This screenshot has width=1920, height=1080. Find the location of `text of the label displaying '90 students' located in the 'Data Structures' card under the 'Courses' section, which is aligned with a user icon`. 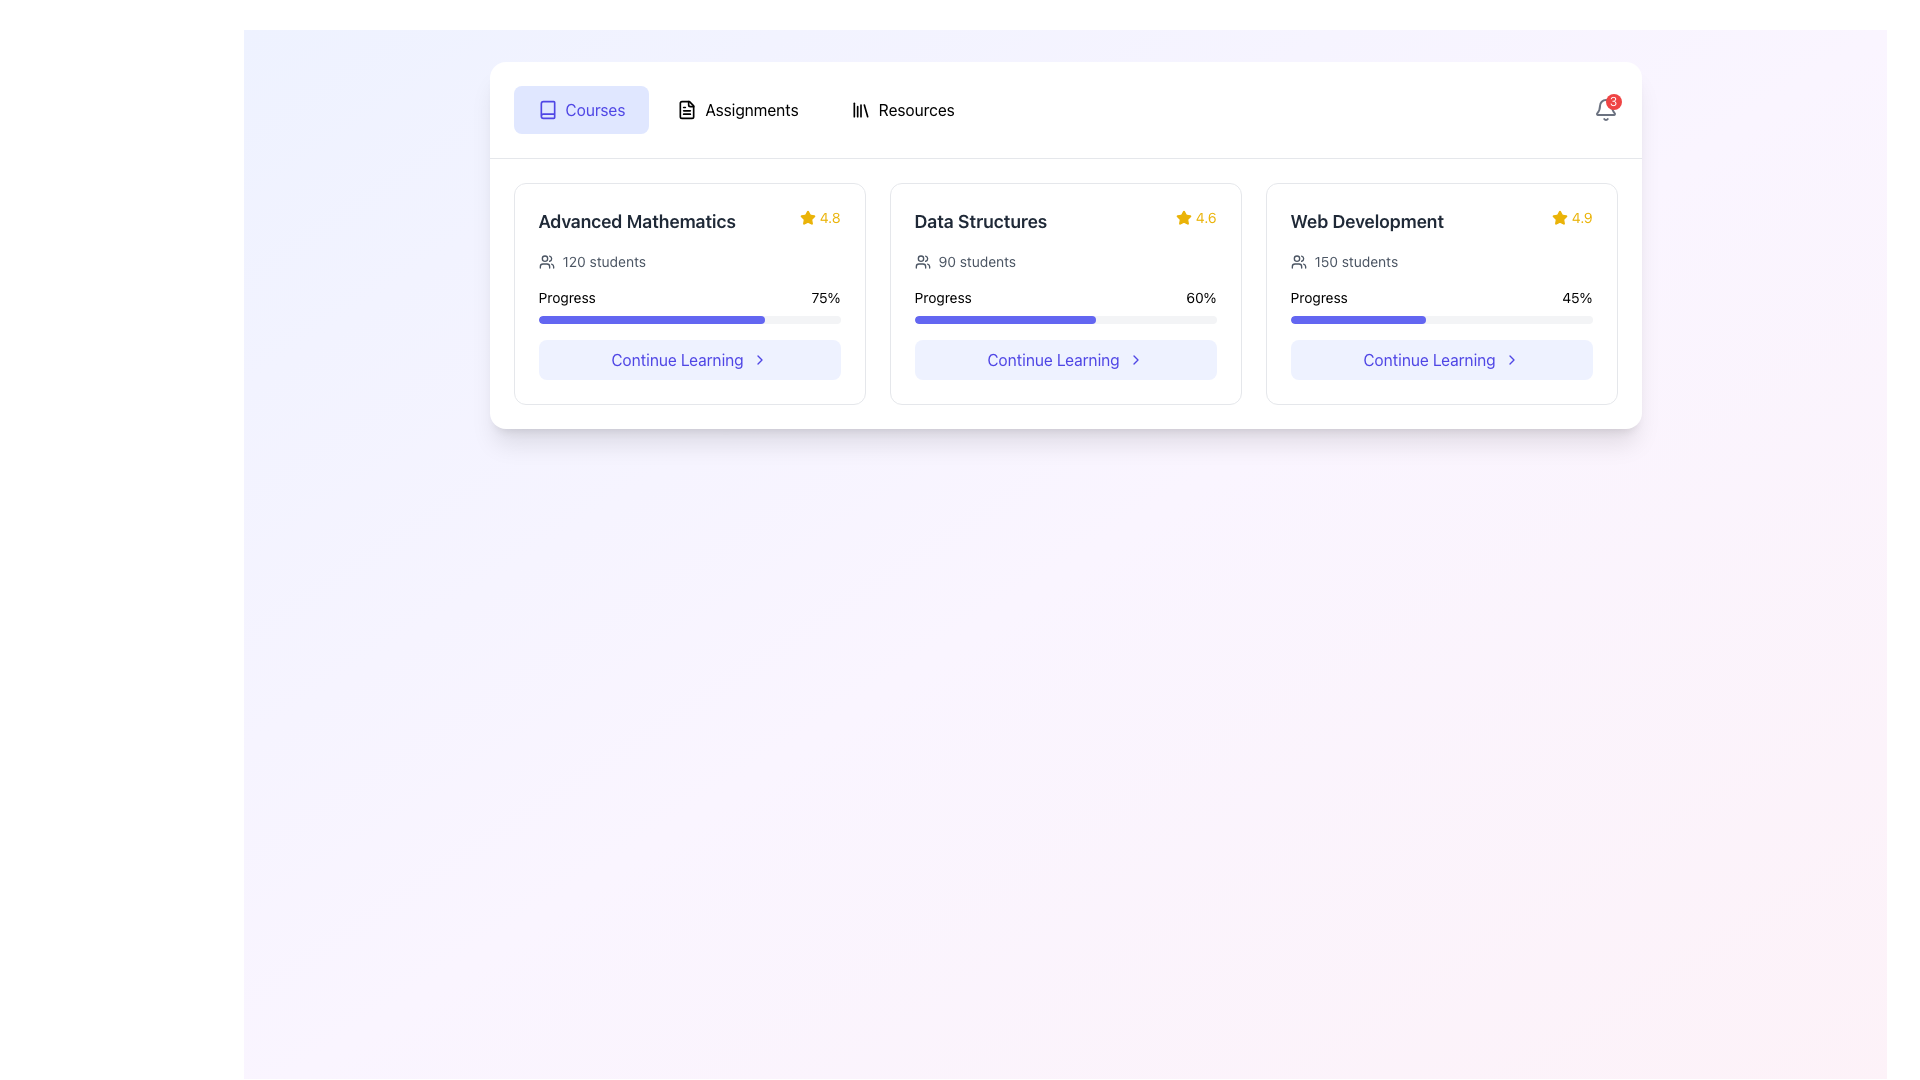

text of the label displaying '90 students' located in the 'Data Structures' card under the 'Courses' section, which is aligned with a user icon is located at coordinates (977, 261).